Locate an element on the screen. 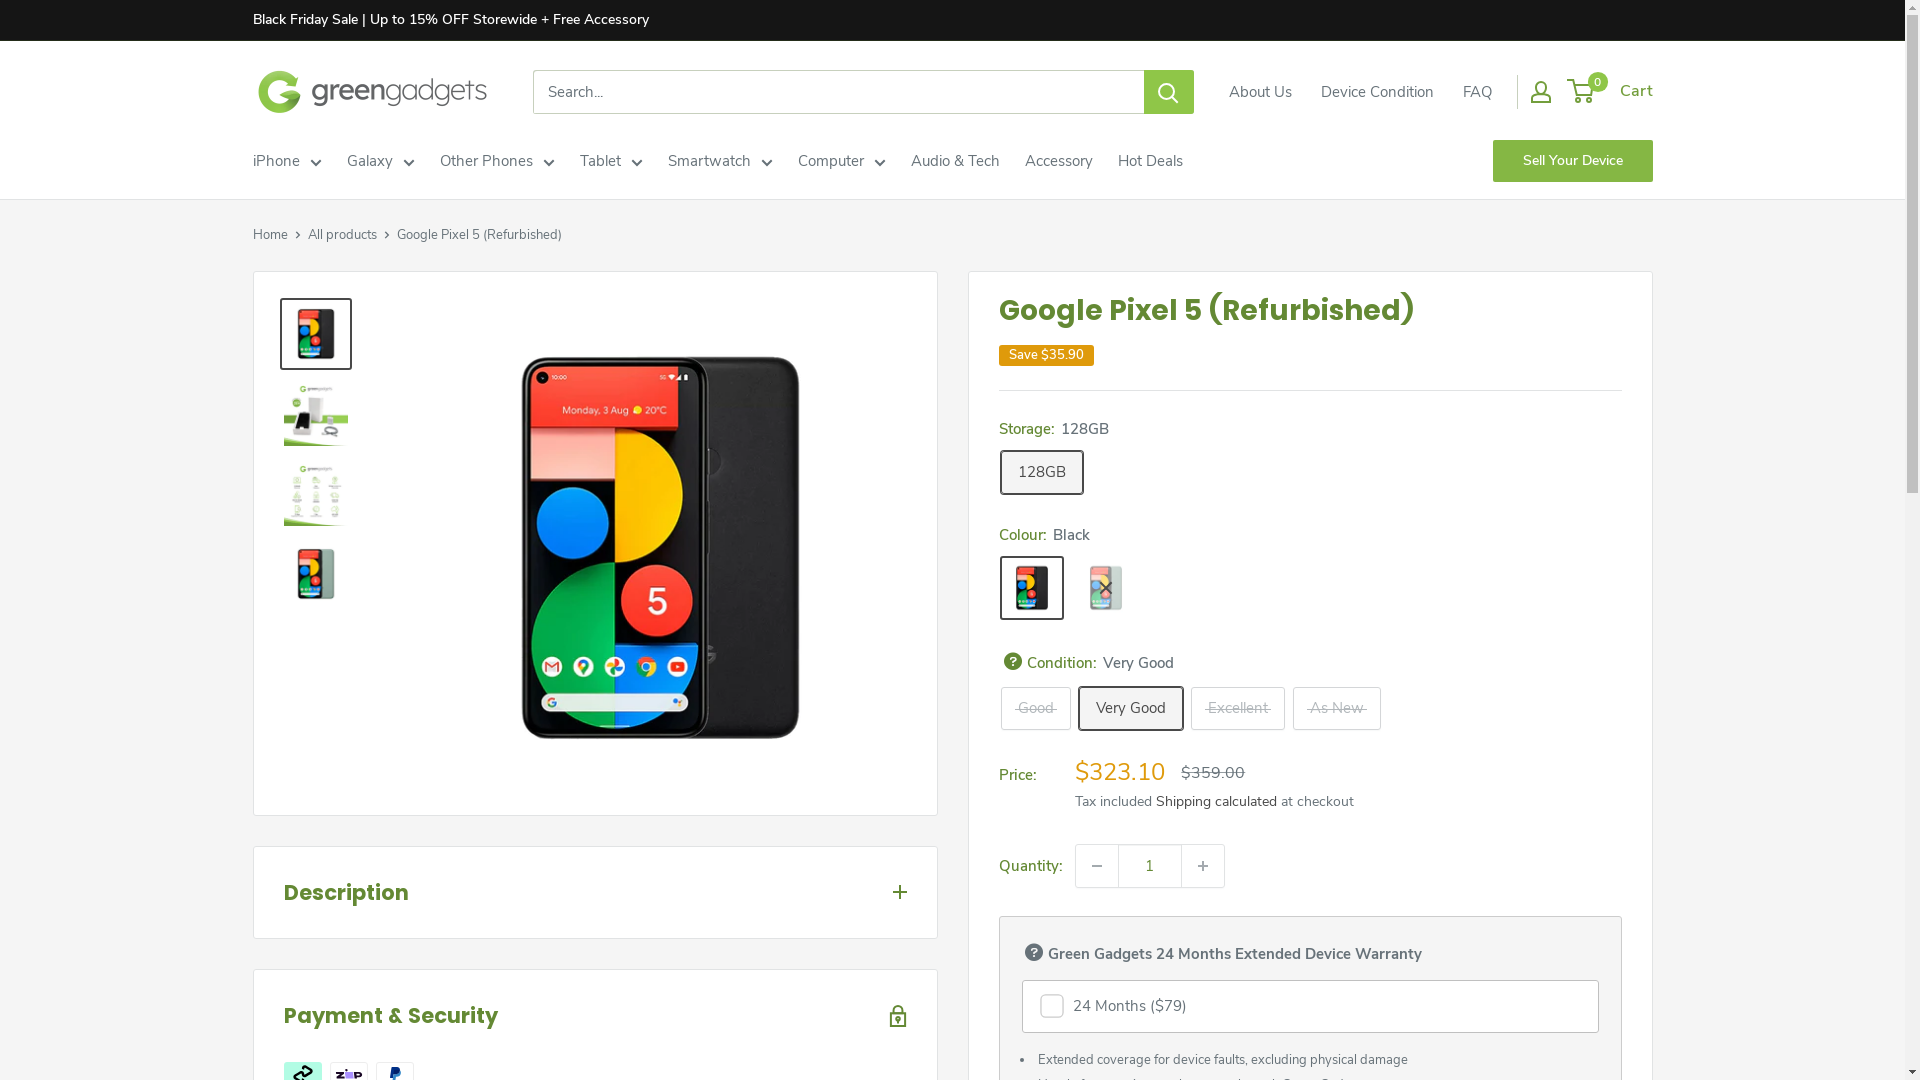 Image resolution: width=1920 pixels, height=1080 pixels. 'Sell Your Device' is located at coordinates (1492, 160).